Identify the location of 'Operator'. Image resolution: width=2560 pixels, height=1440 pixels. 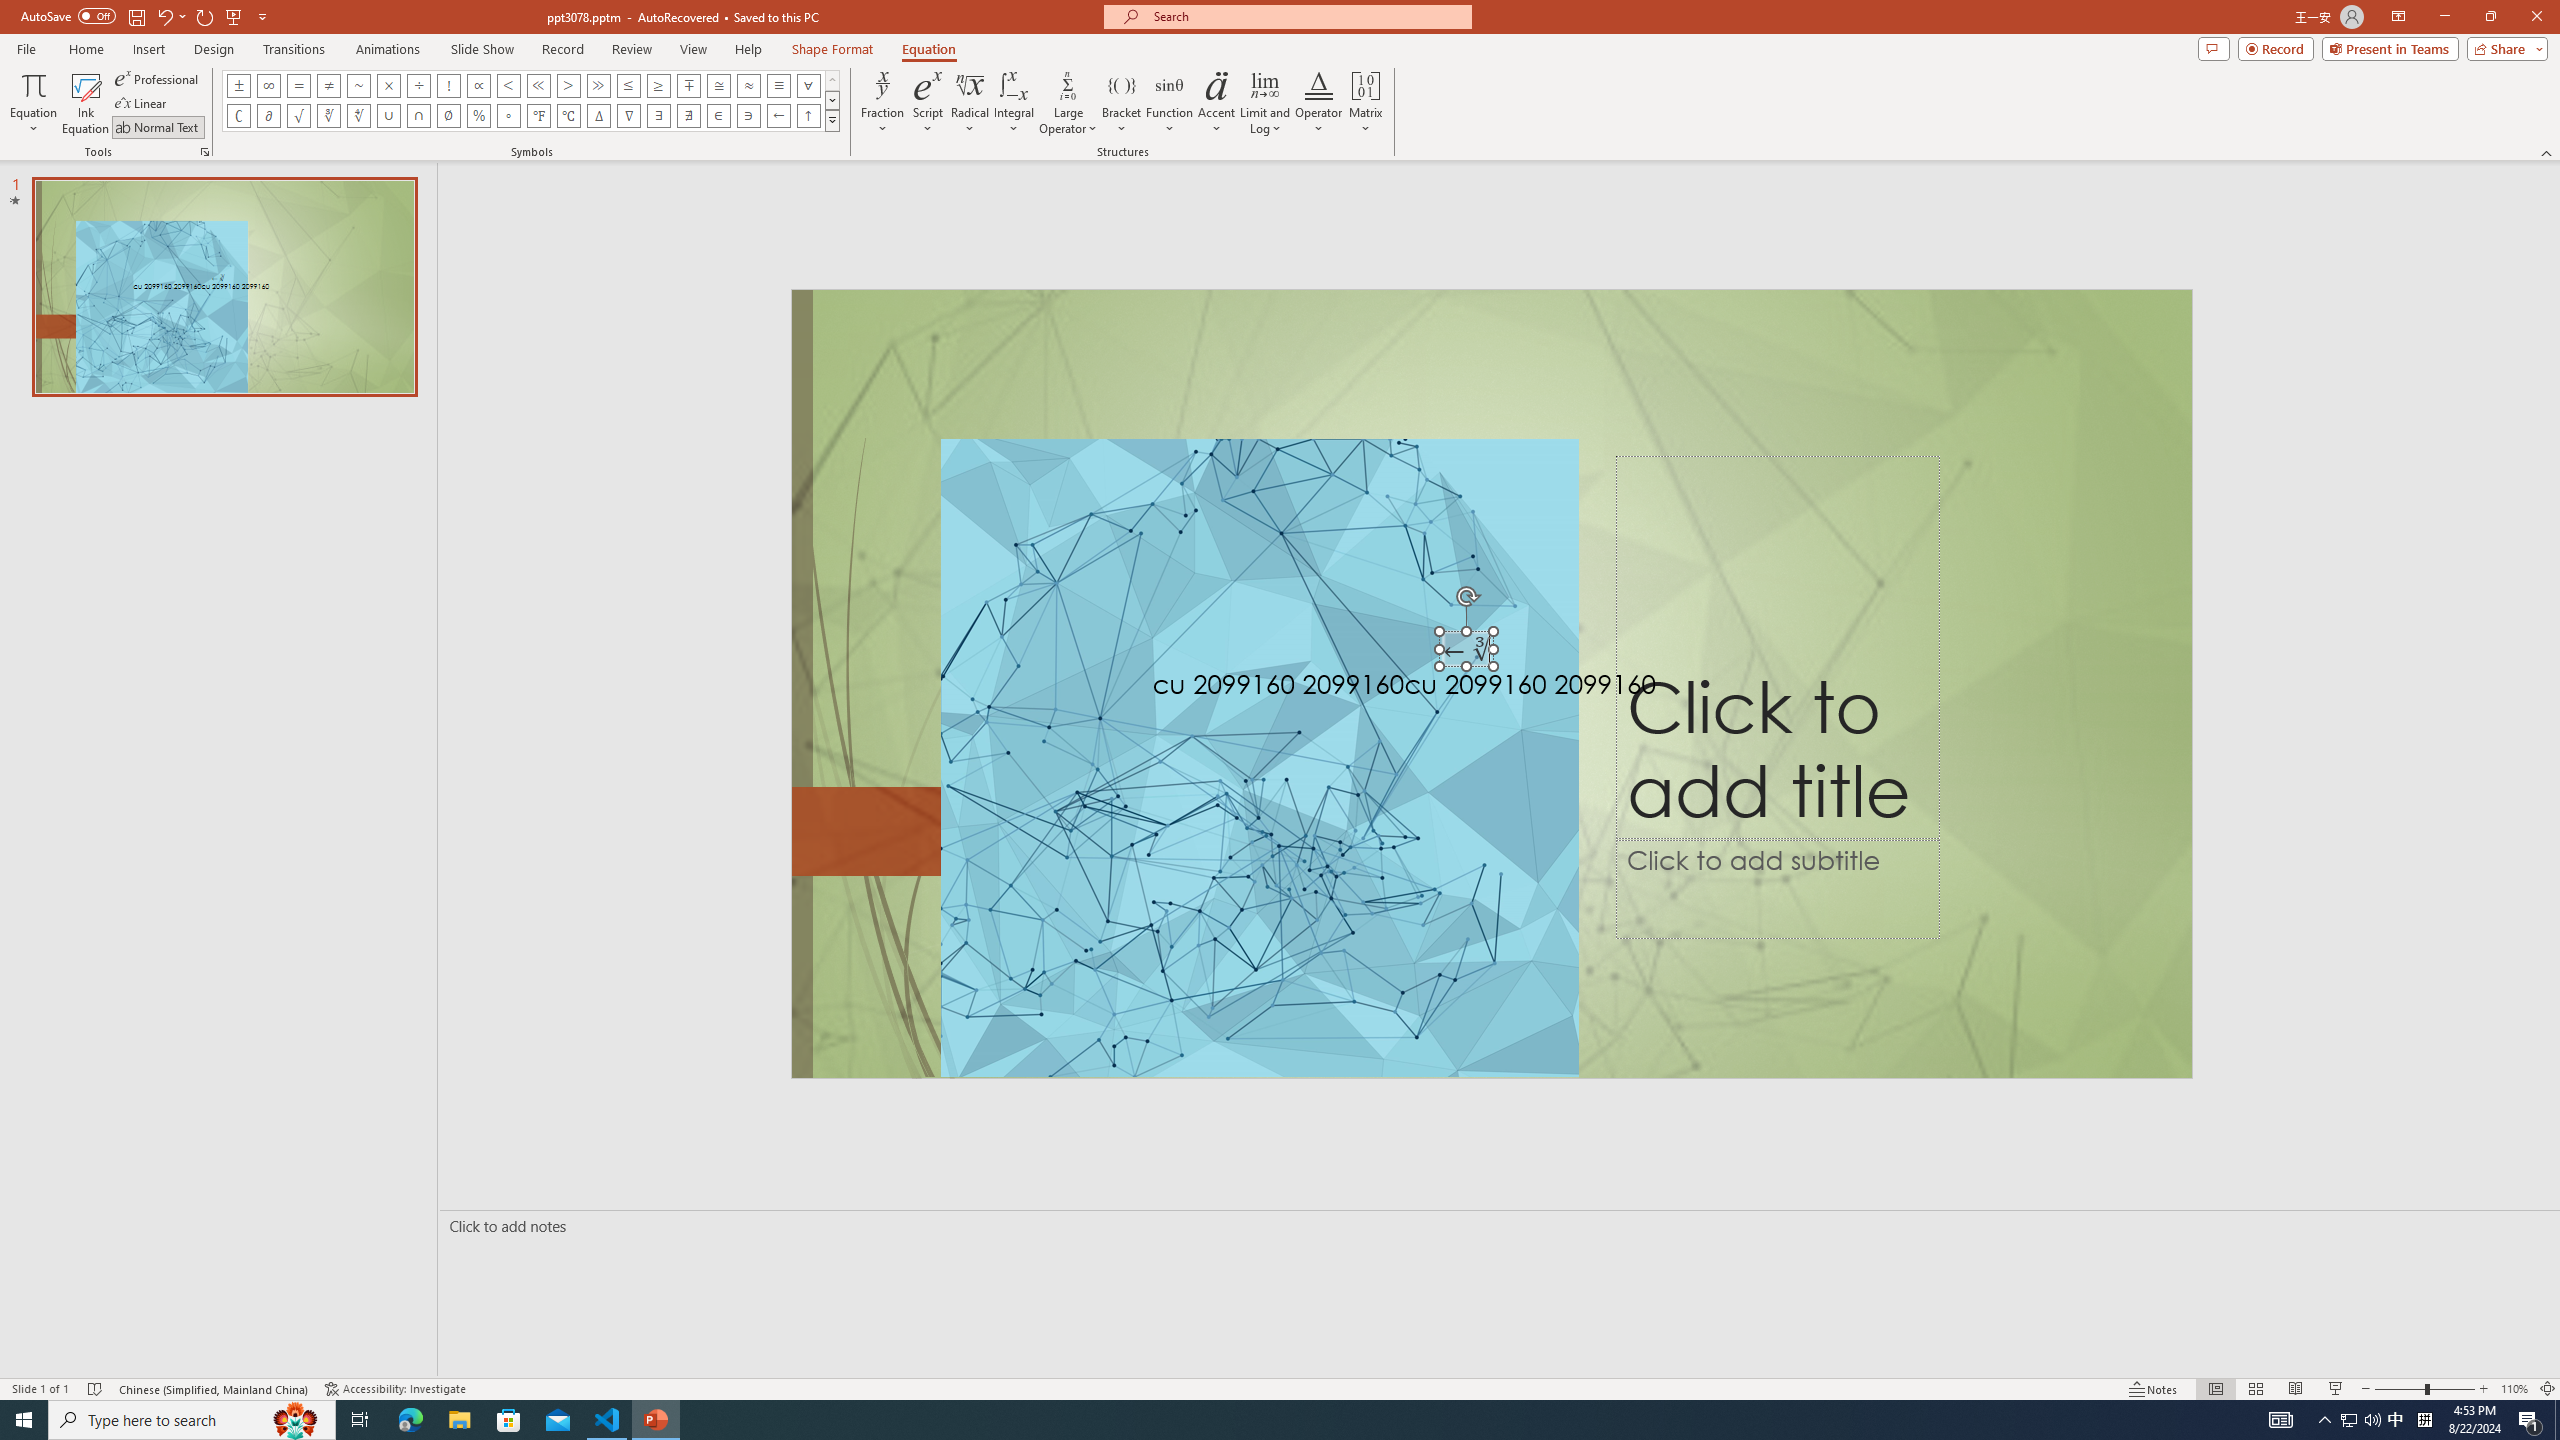
(1317, 103).